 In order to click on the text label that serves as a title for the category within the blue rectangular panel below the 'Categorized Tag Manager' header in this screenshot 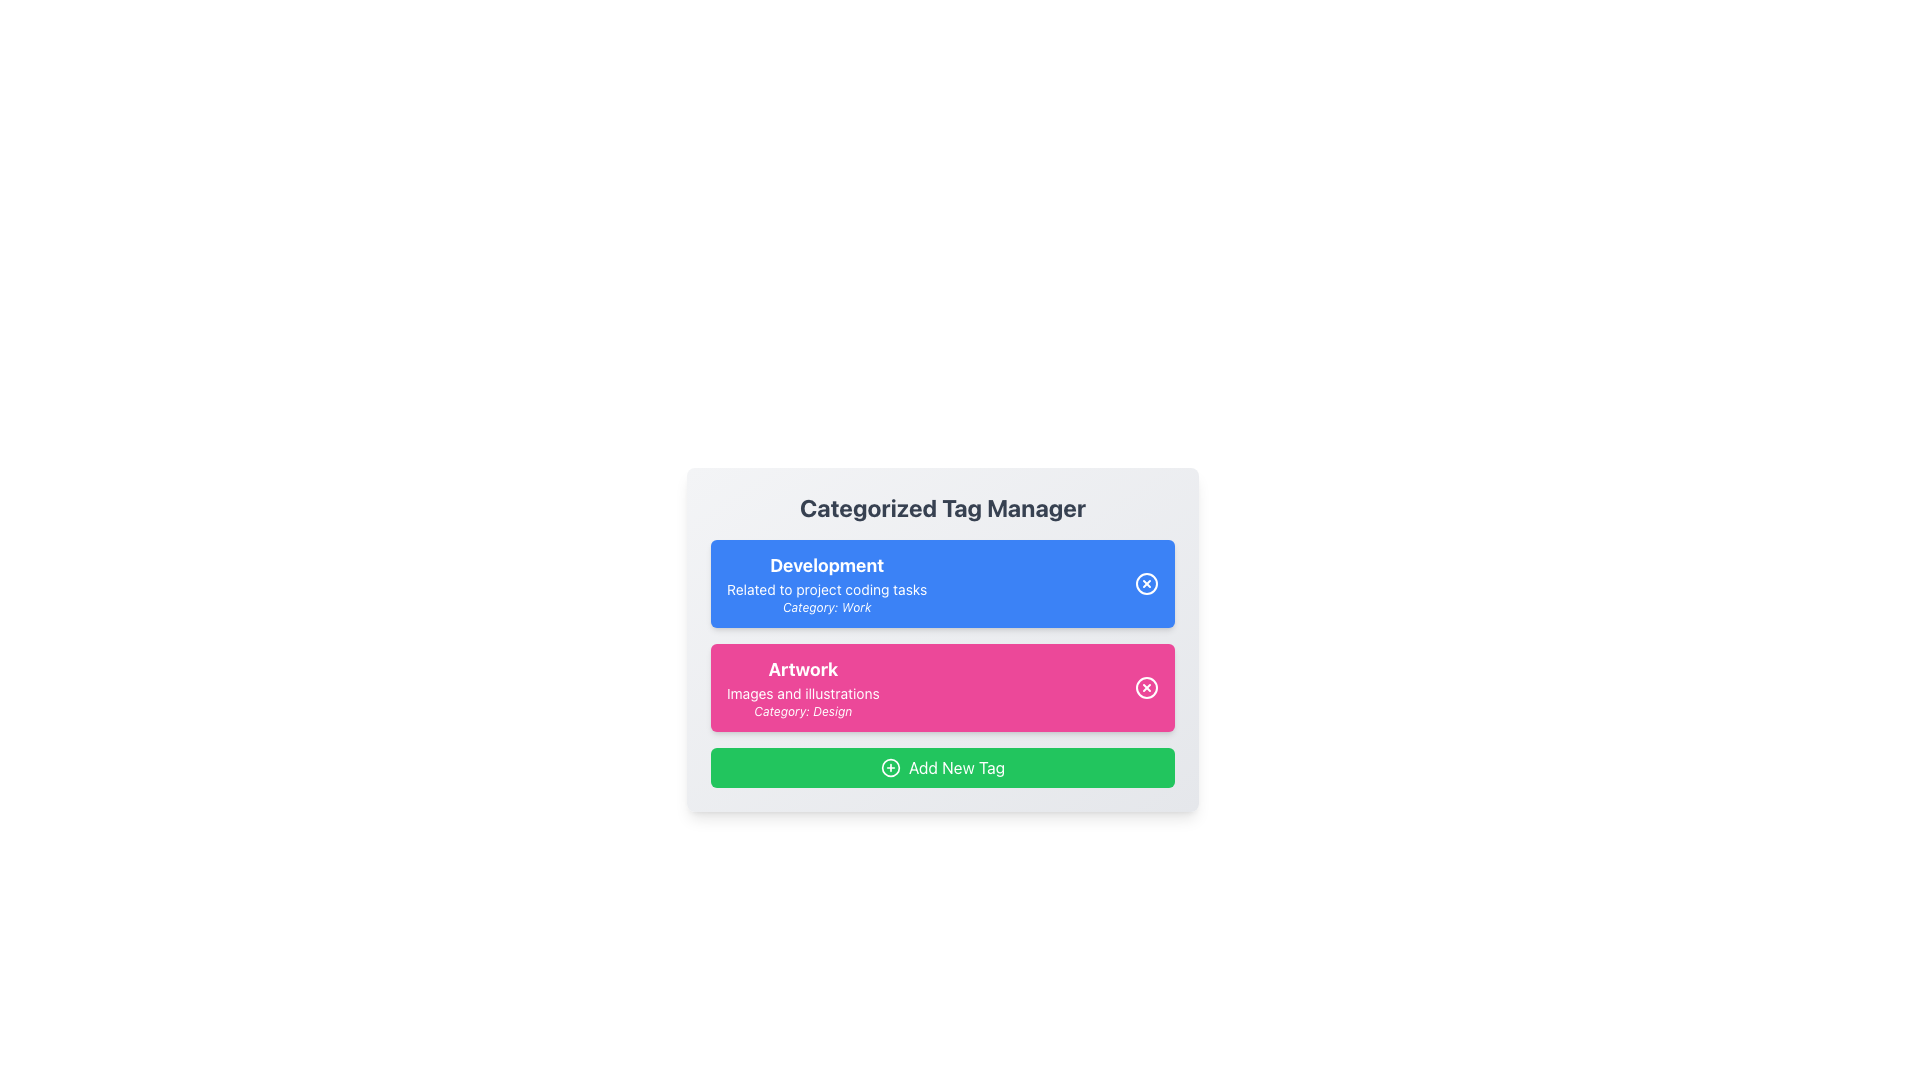, I will do `click(827, 566)`.